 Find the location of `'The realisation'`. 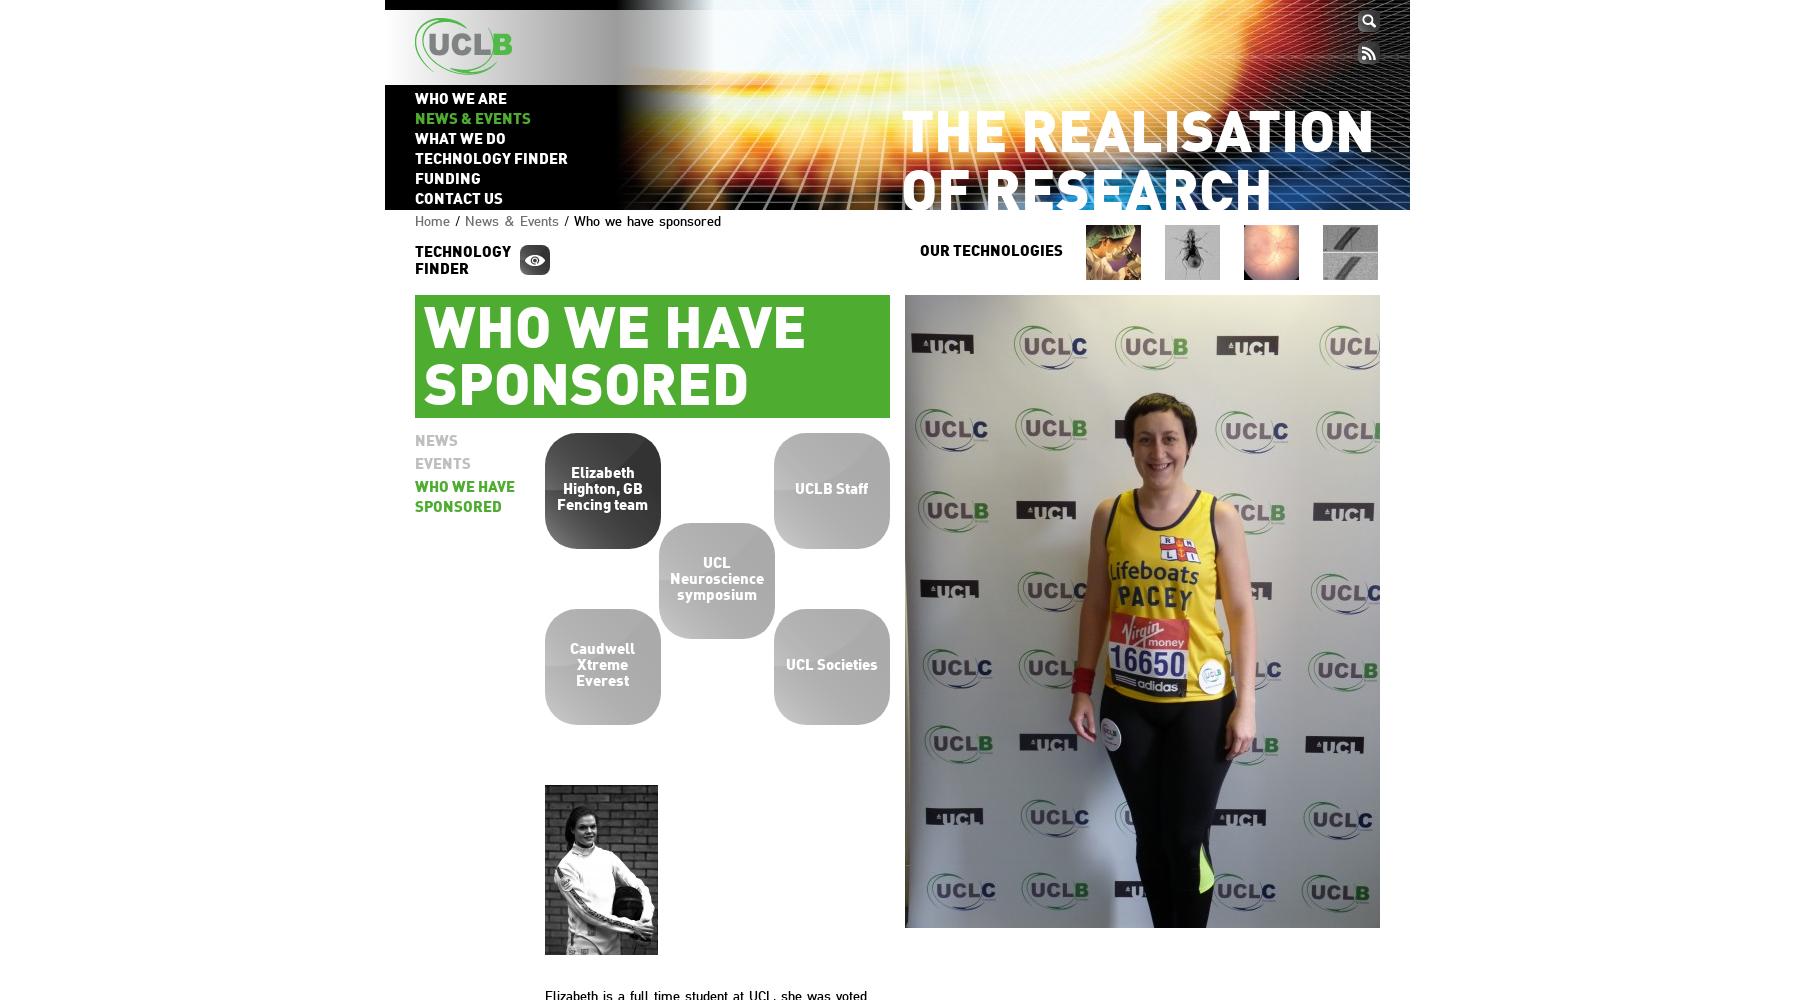

'The realisation' is located at coordinates (1136, 136).